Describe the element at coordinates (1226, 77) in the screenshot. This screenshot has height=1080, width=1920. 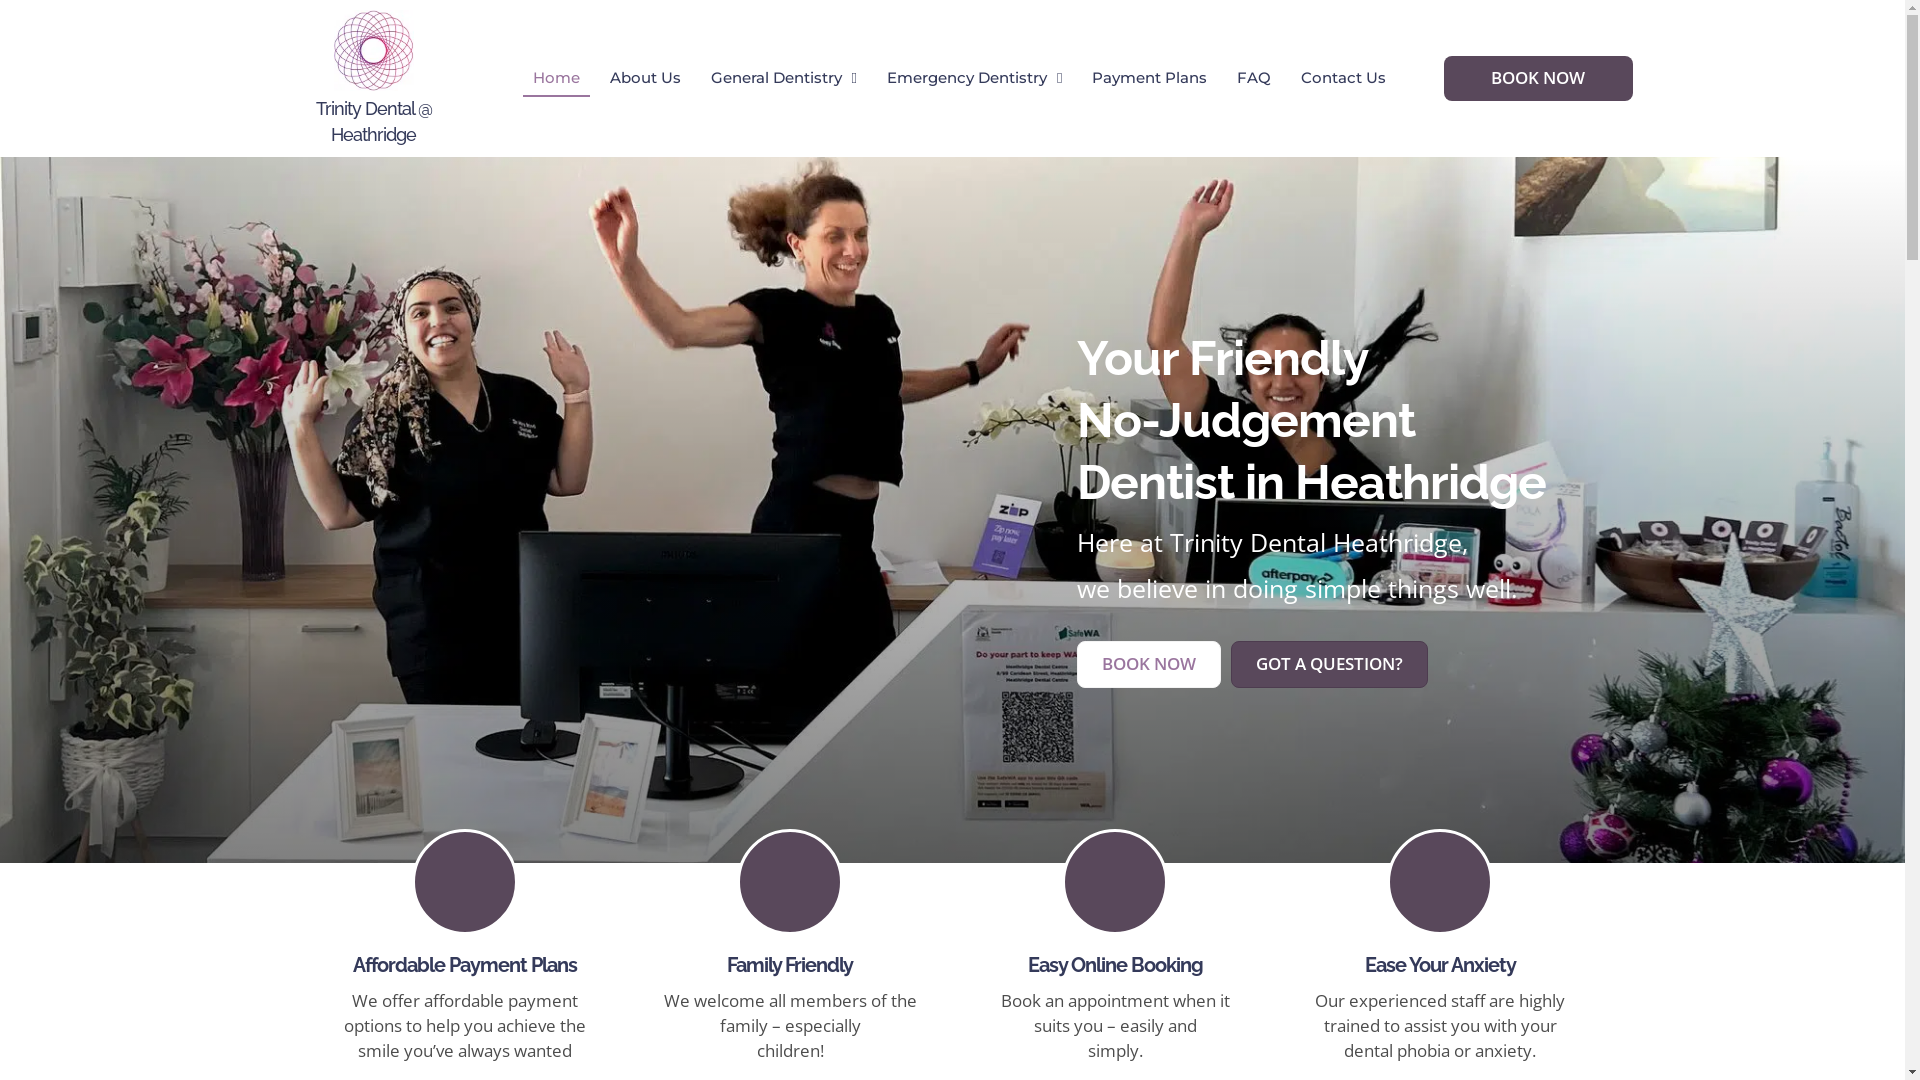
I see `'FAQ'` at that location.